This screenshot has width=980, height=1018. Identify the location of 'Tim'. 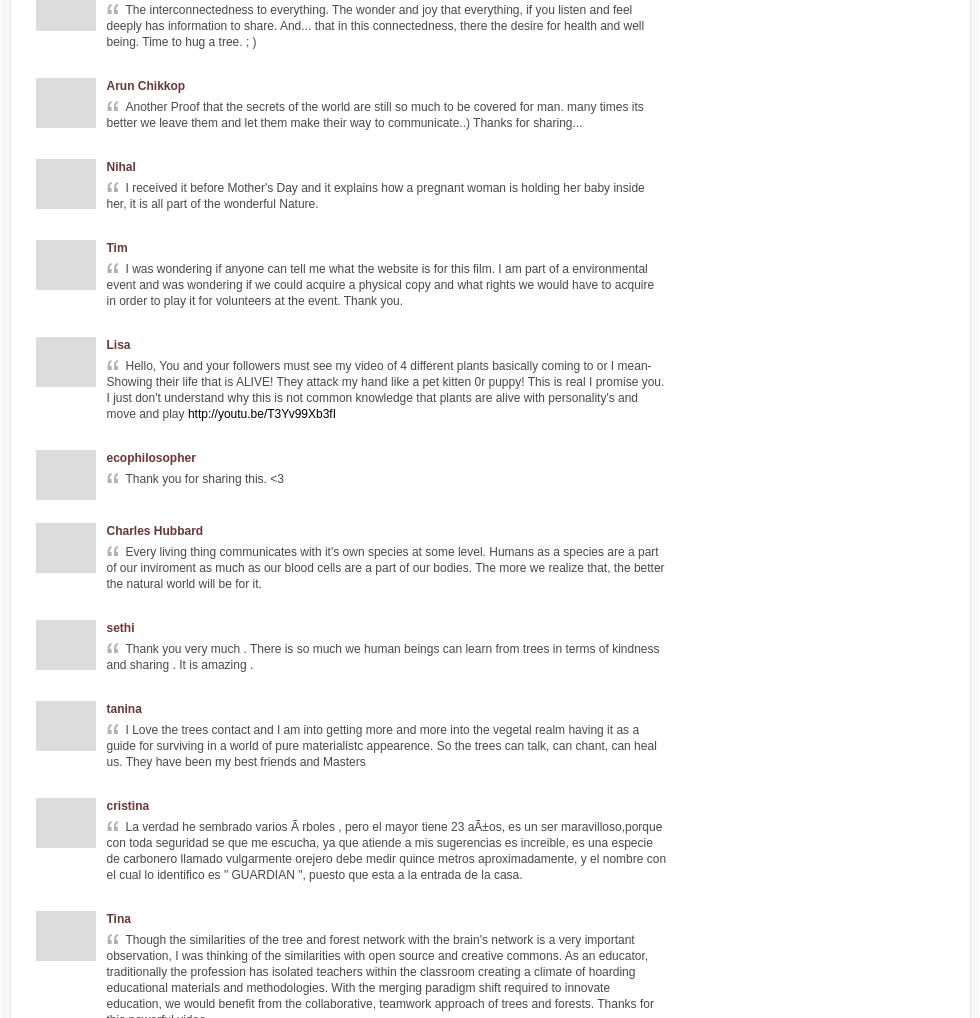
(116, 246).